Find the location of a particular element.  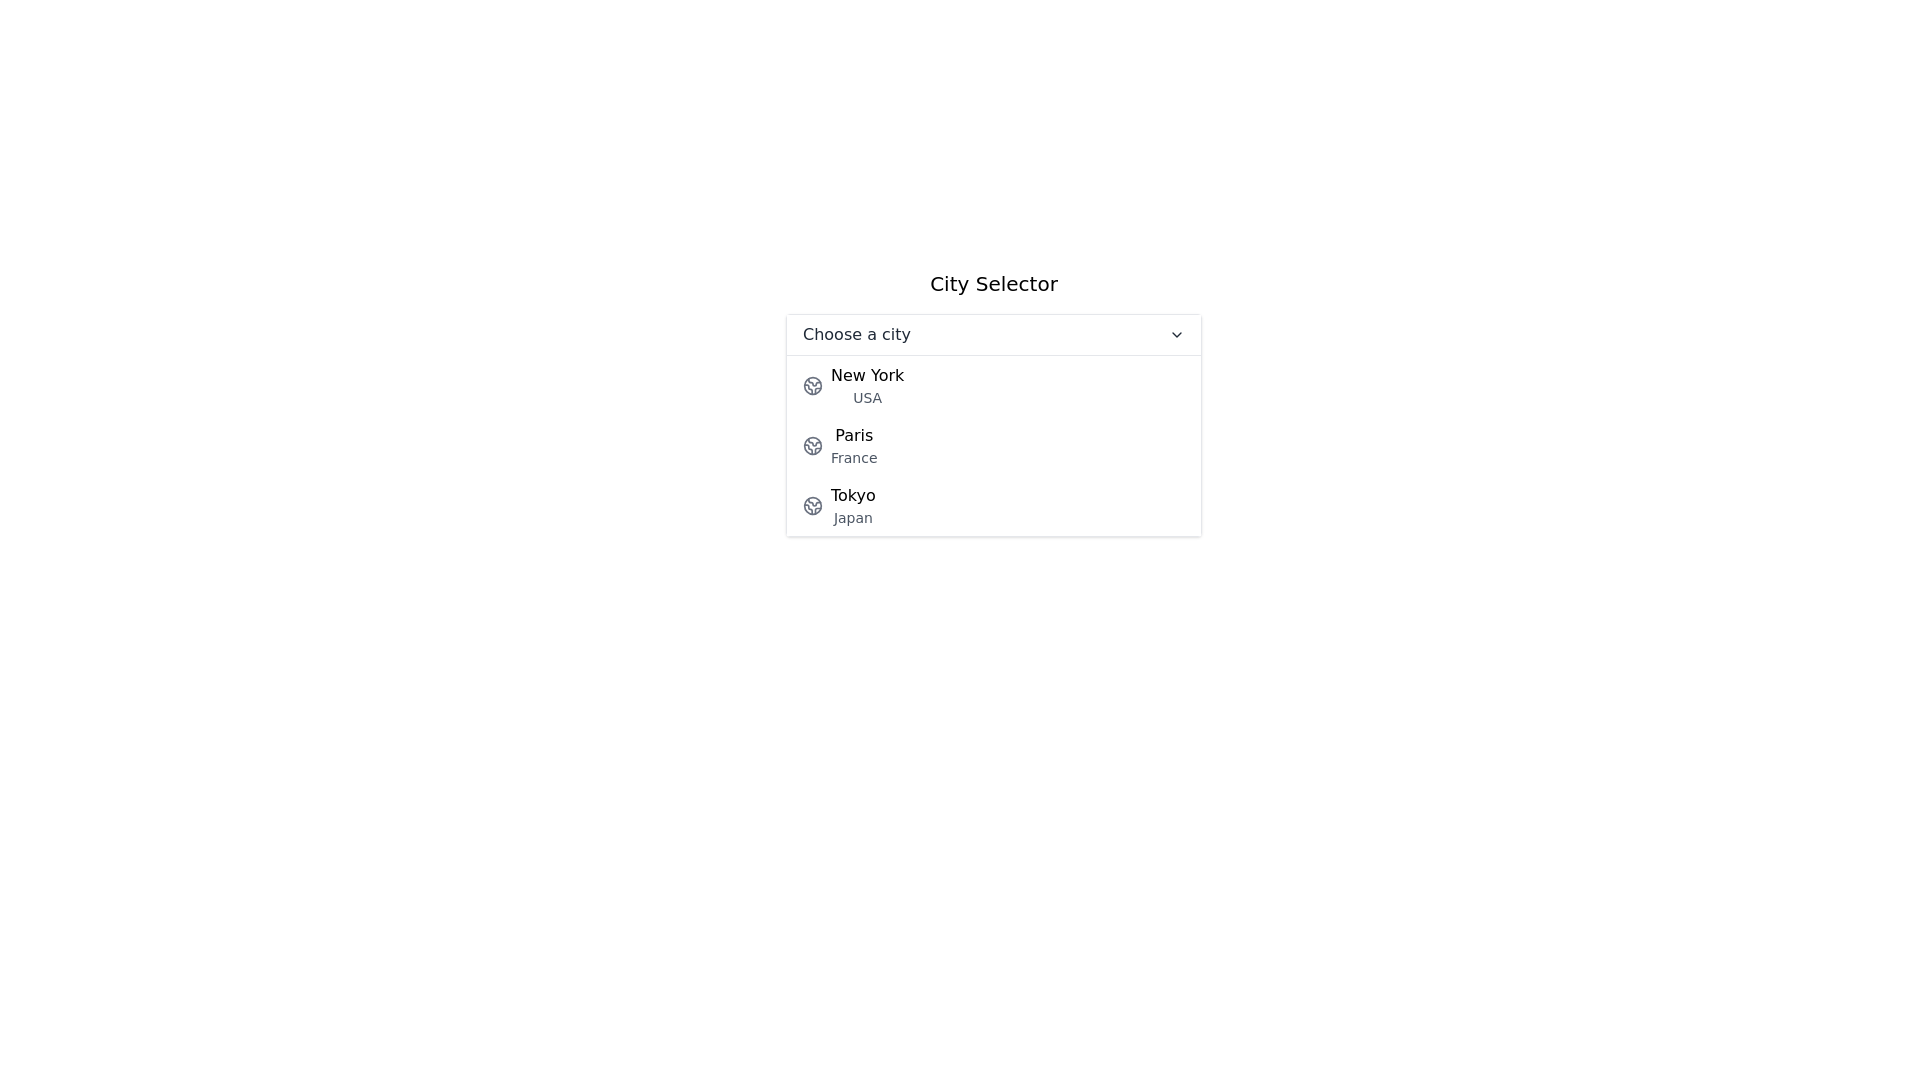

the text element displaying 'Tokyo' and 'Japan' in a dropdown menu is located at coordinates (853, 504).